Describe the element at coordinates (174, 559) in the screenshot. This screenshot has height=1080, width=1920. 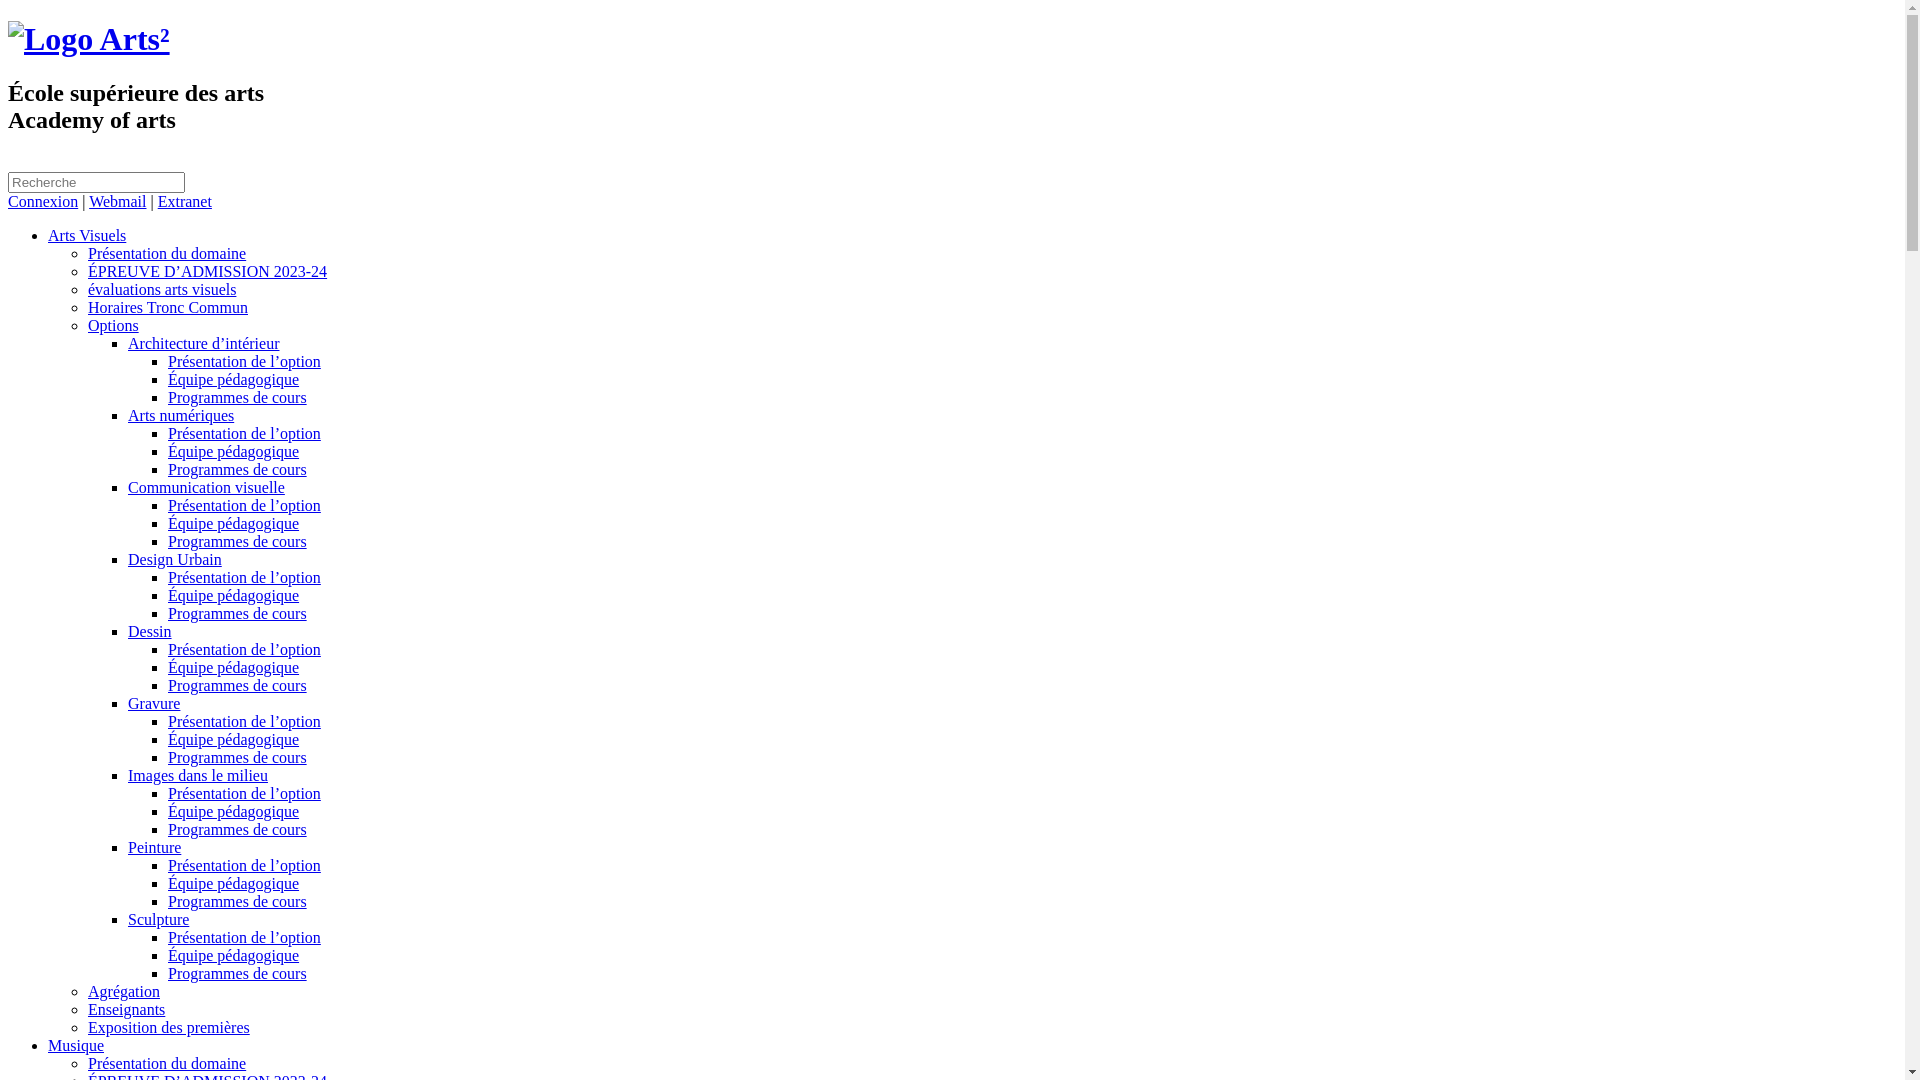
I see `'Design Urbain'` at that location.